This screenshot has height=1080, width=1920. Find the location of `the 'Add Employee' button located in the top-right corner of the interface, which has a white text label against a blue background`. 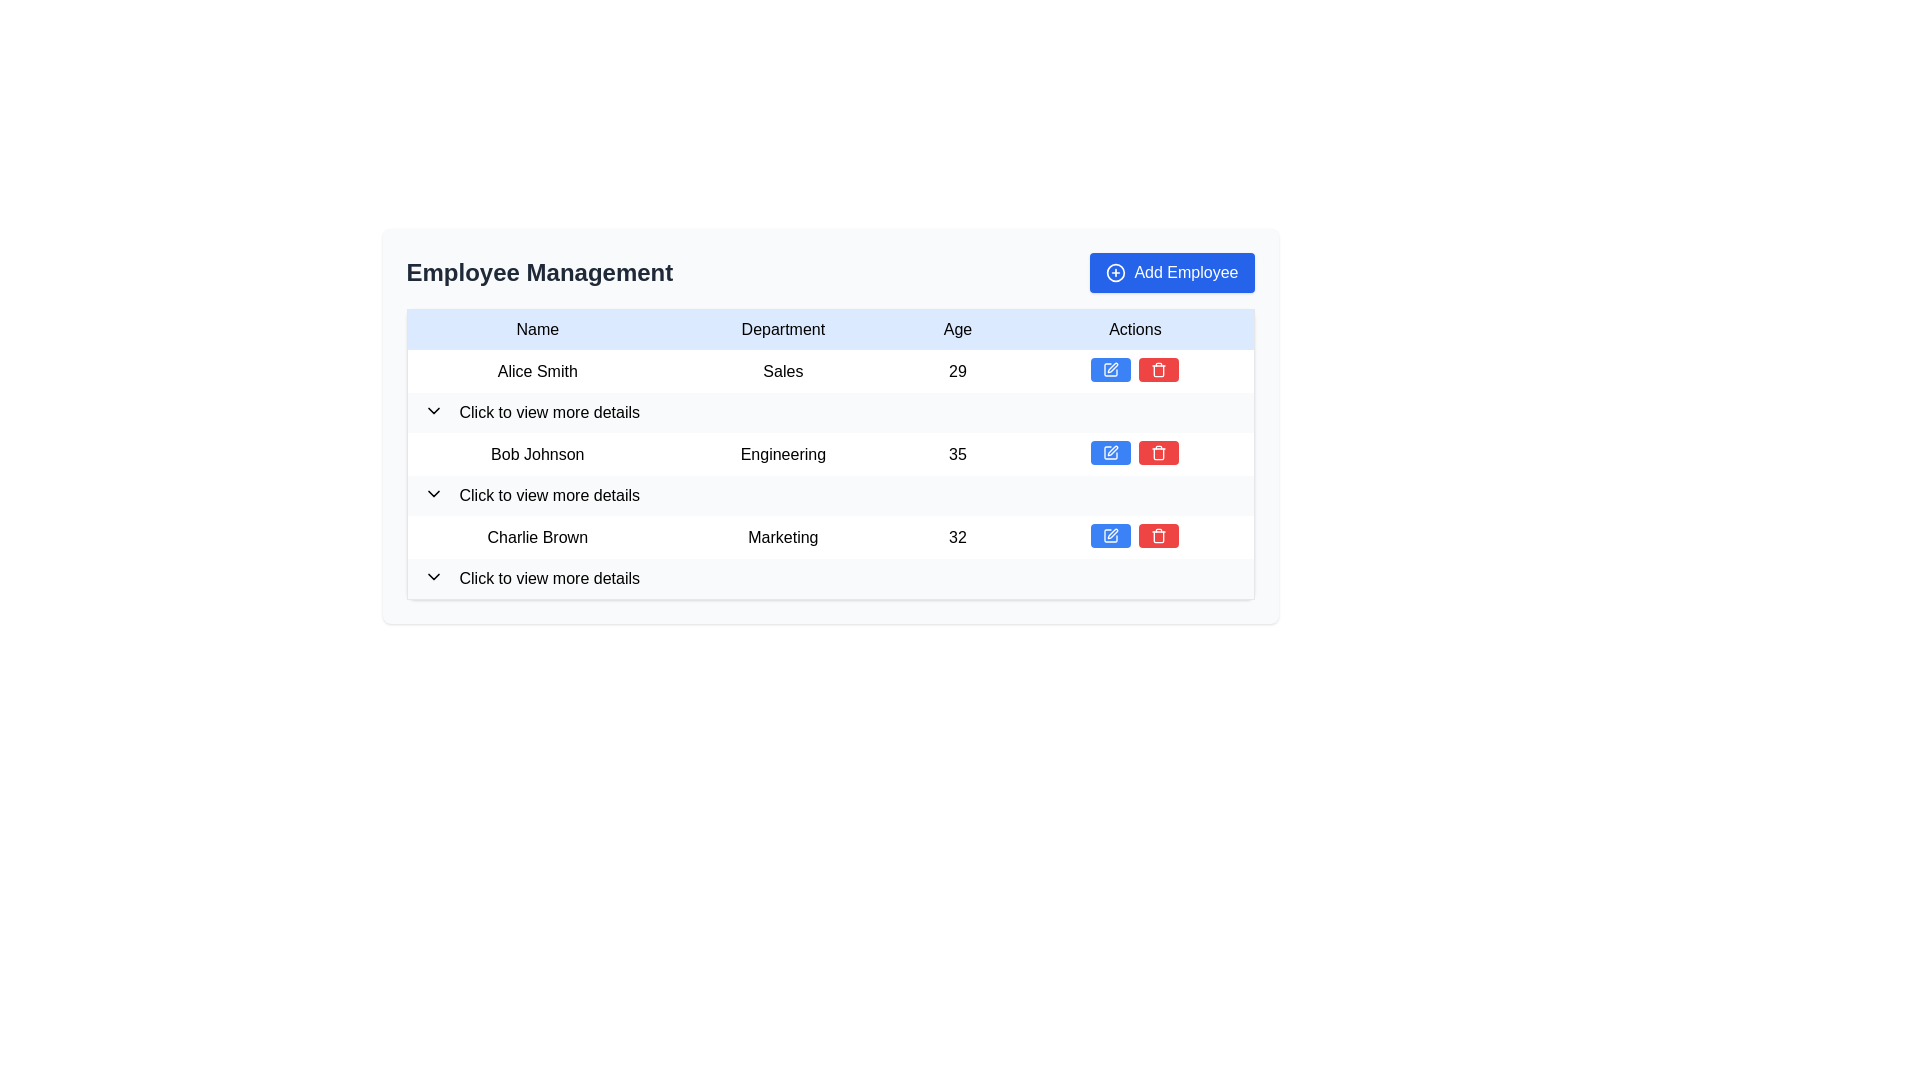

the 'Add Employee' button located in the top-right corner of the interface, which has a white text label against a blue background is located at coordinates (1186, 273).